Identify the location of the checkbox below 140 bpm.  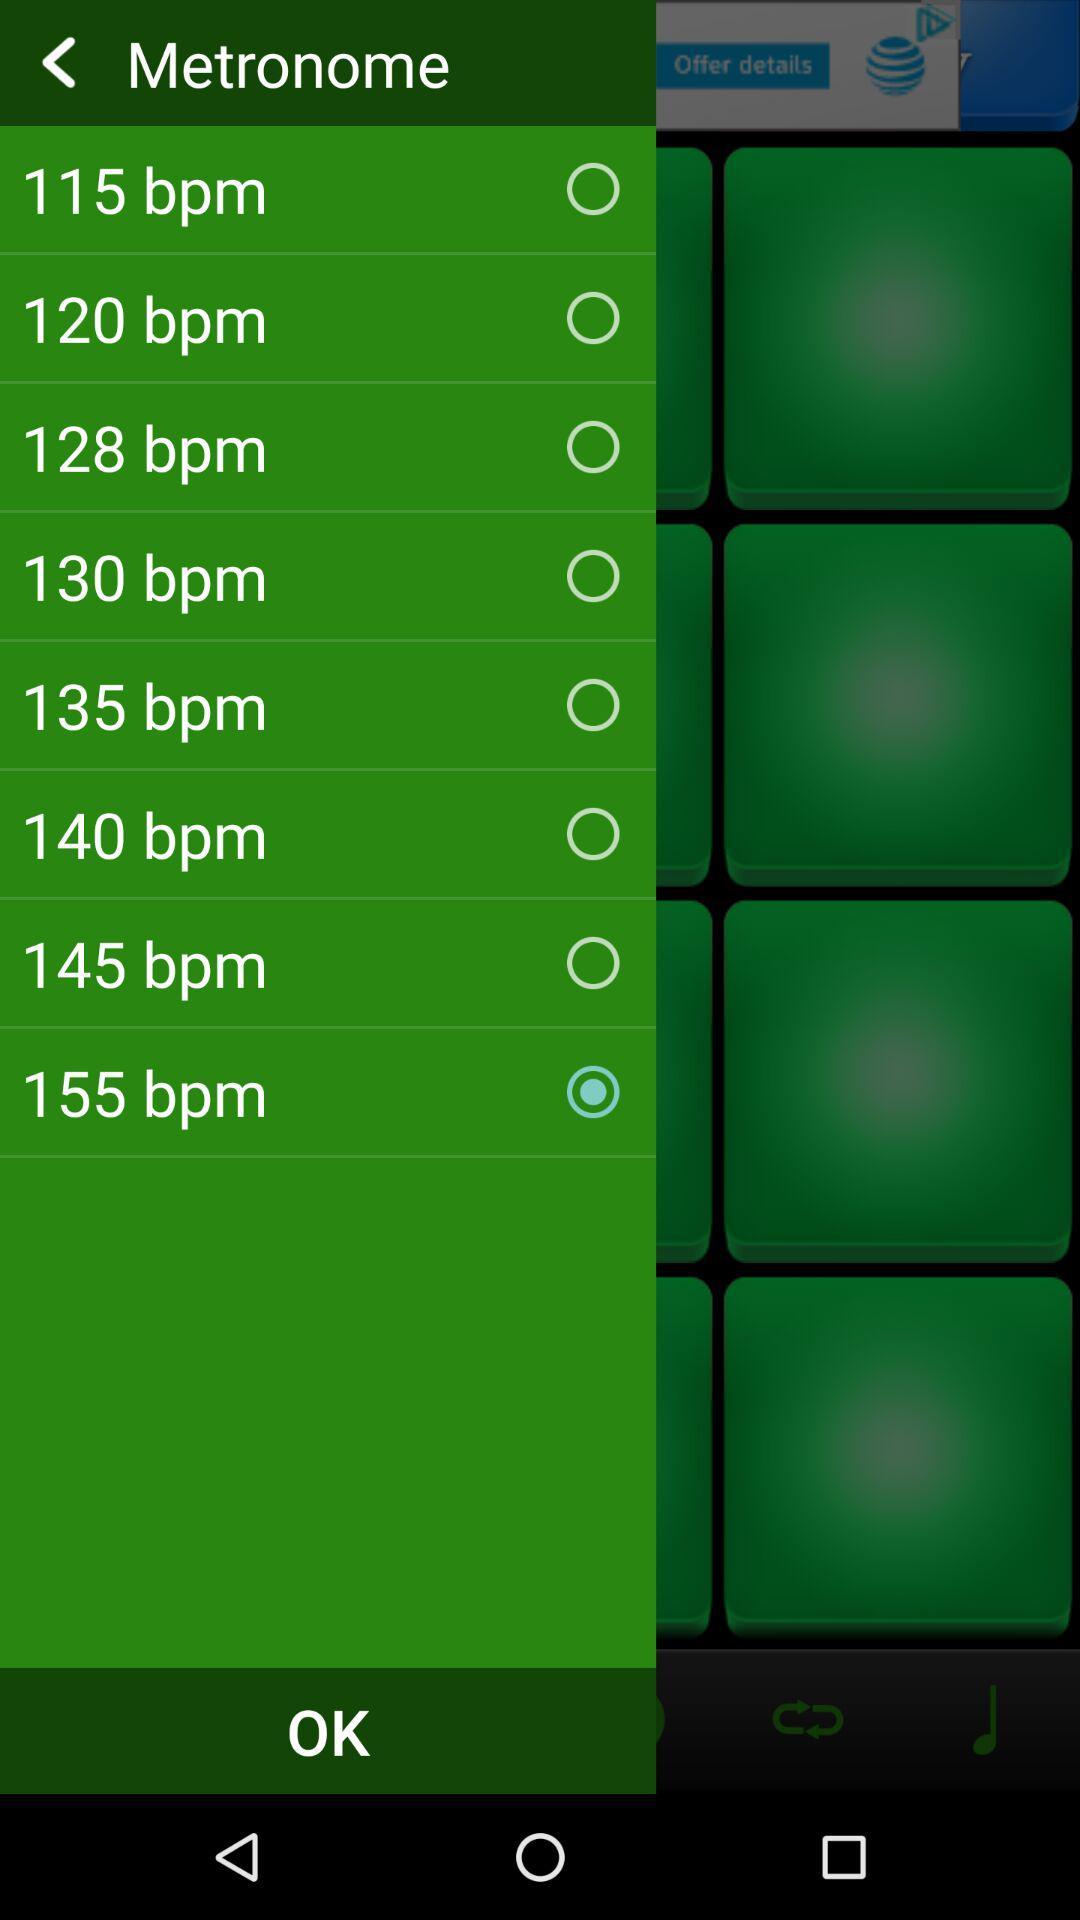
(327, 963).